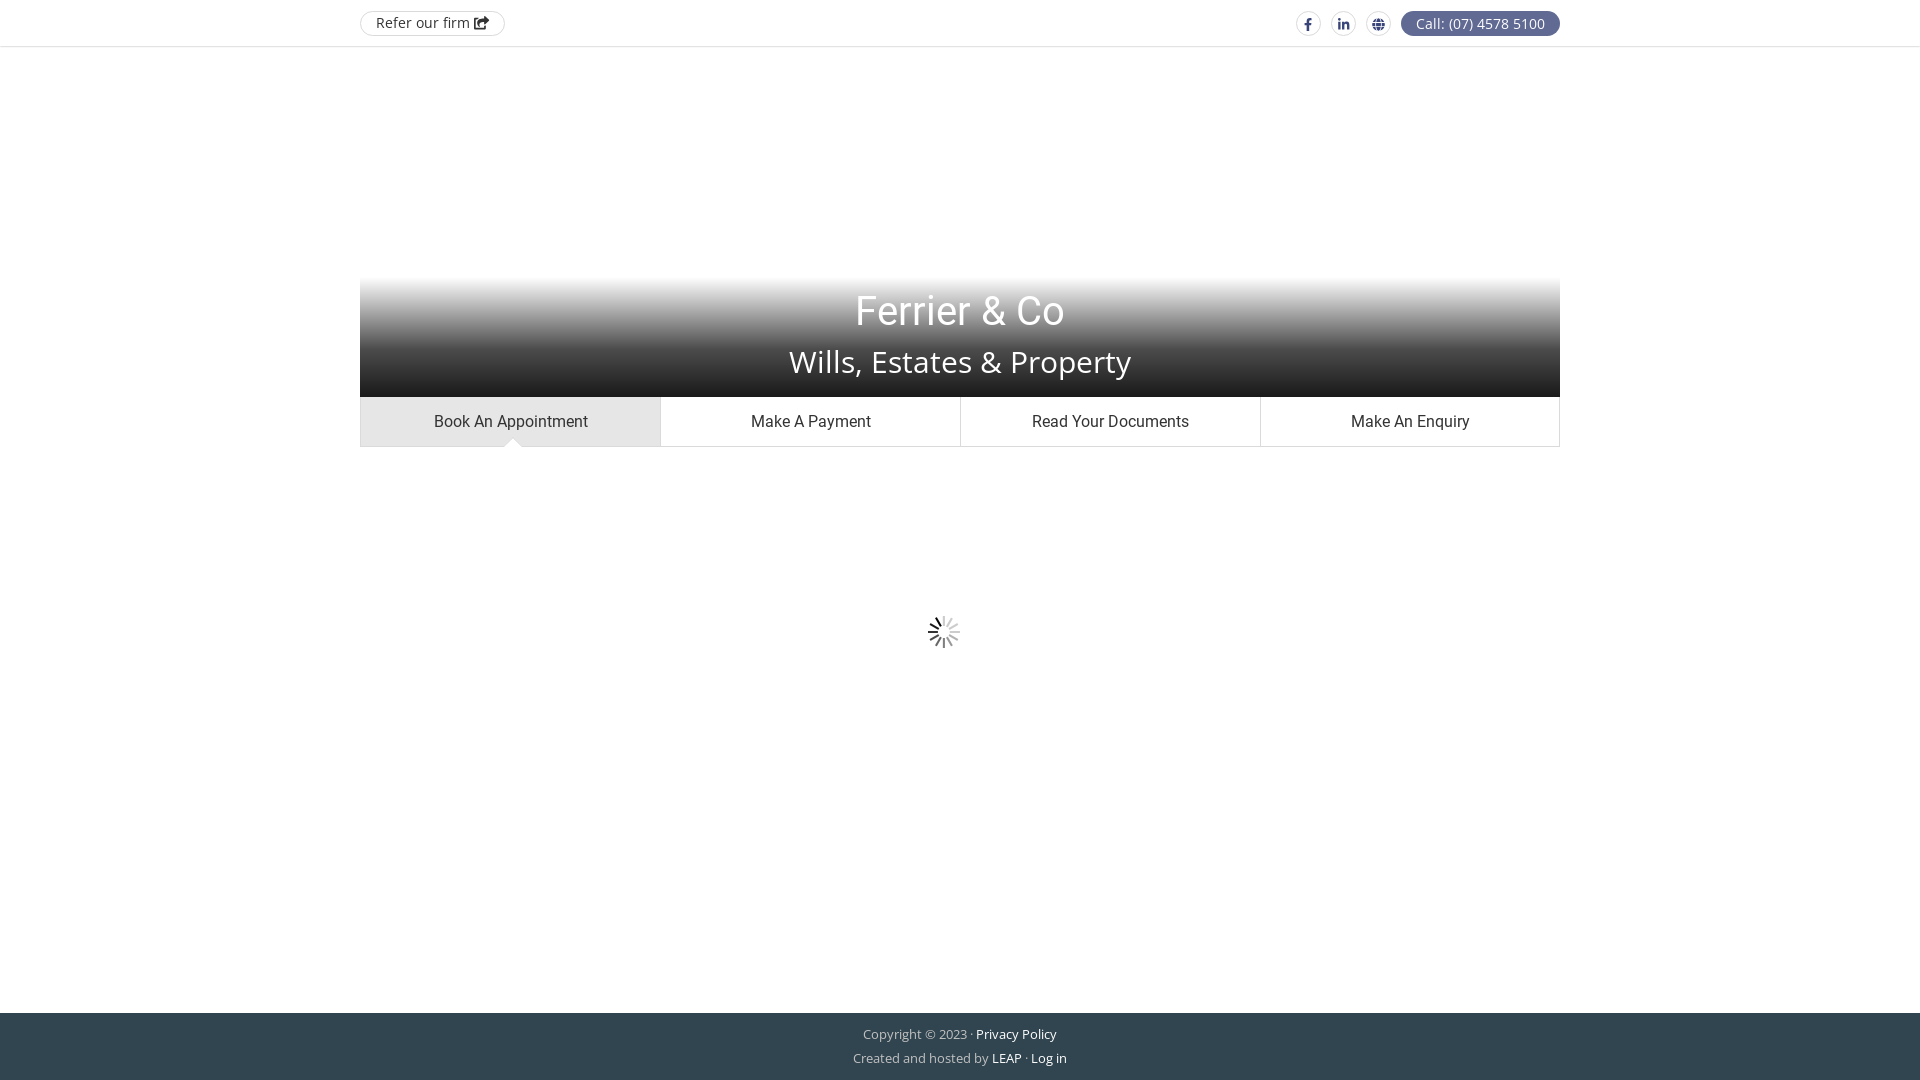  Describe the element at coordinates (1343, 23) in the screenshot. I see `'Linkedin'` at that location.